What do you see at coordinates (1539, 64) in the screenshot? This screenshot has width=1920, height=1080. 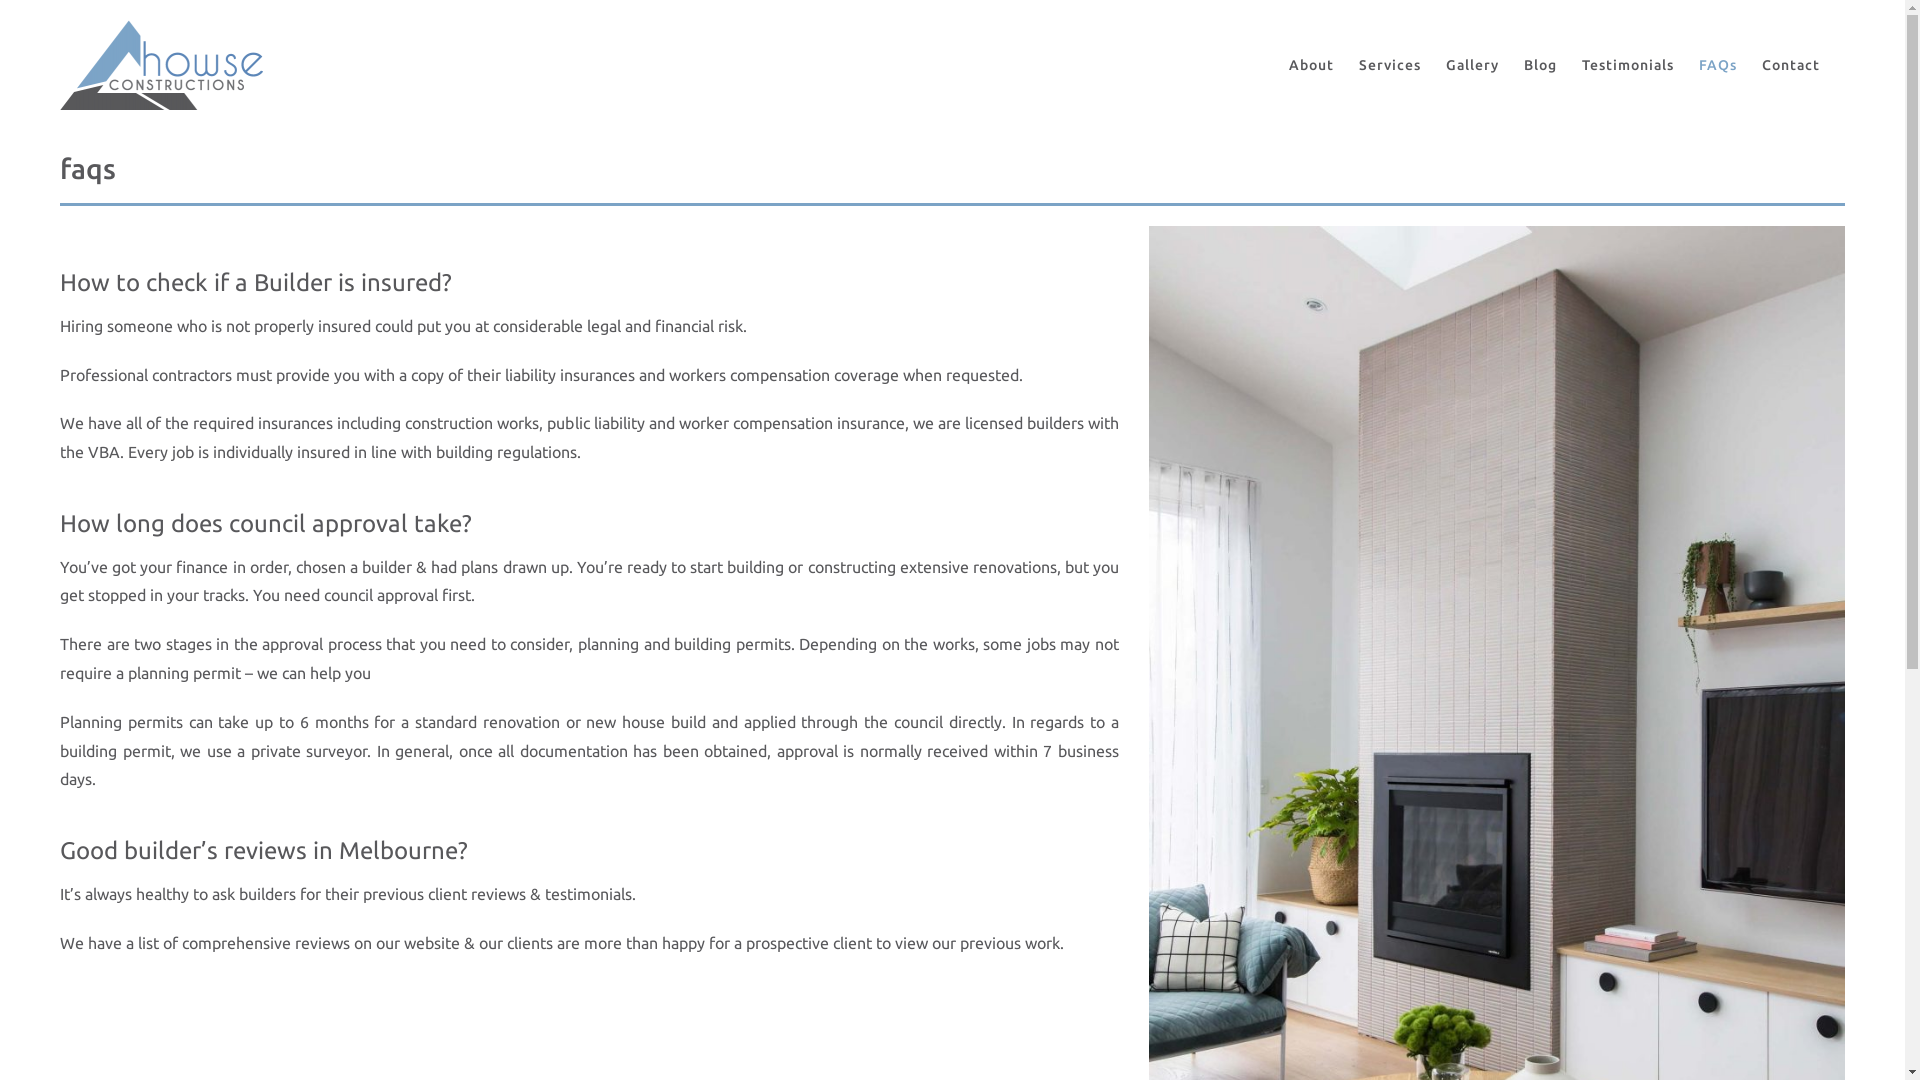 I see `'Blog'` at bounding box center [1539, 64].